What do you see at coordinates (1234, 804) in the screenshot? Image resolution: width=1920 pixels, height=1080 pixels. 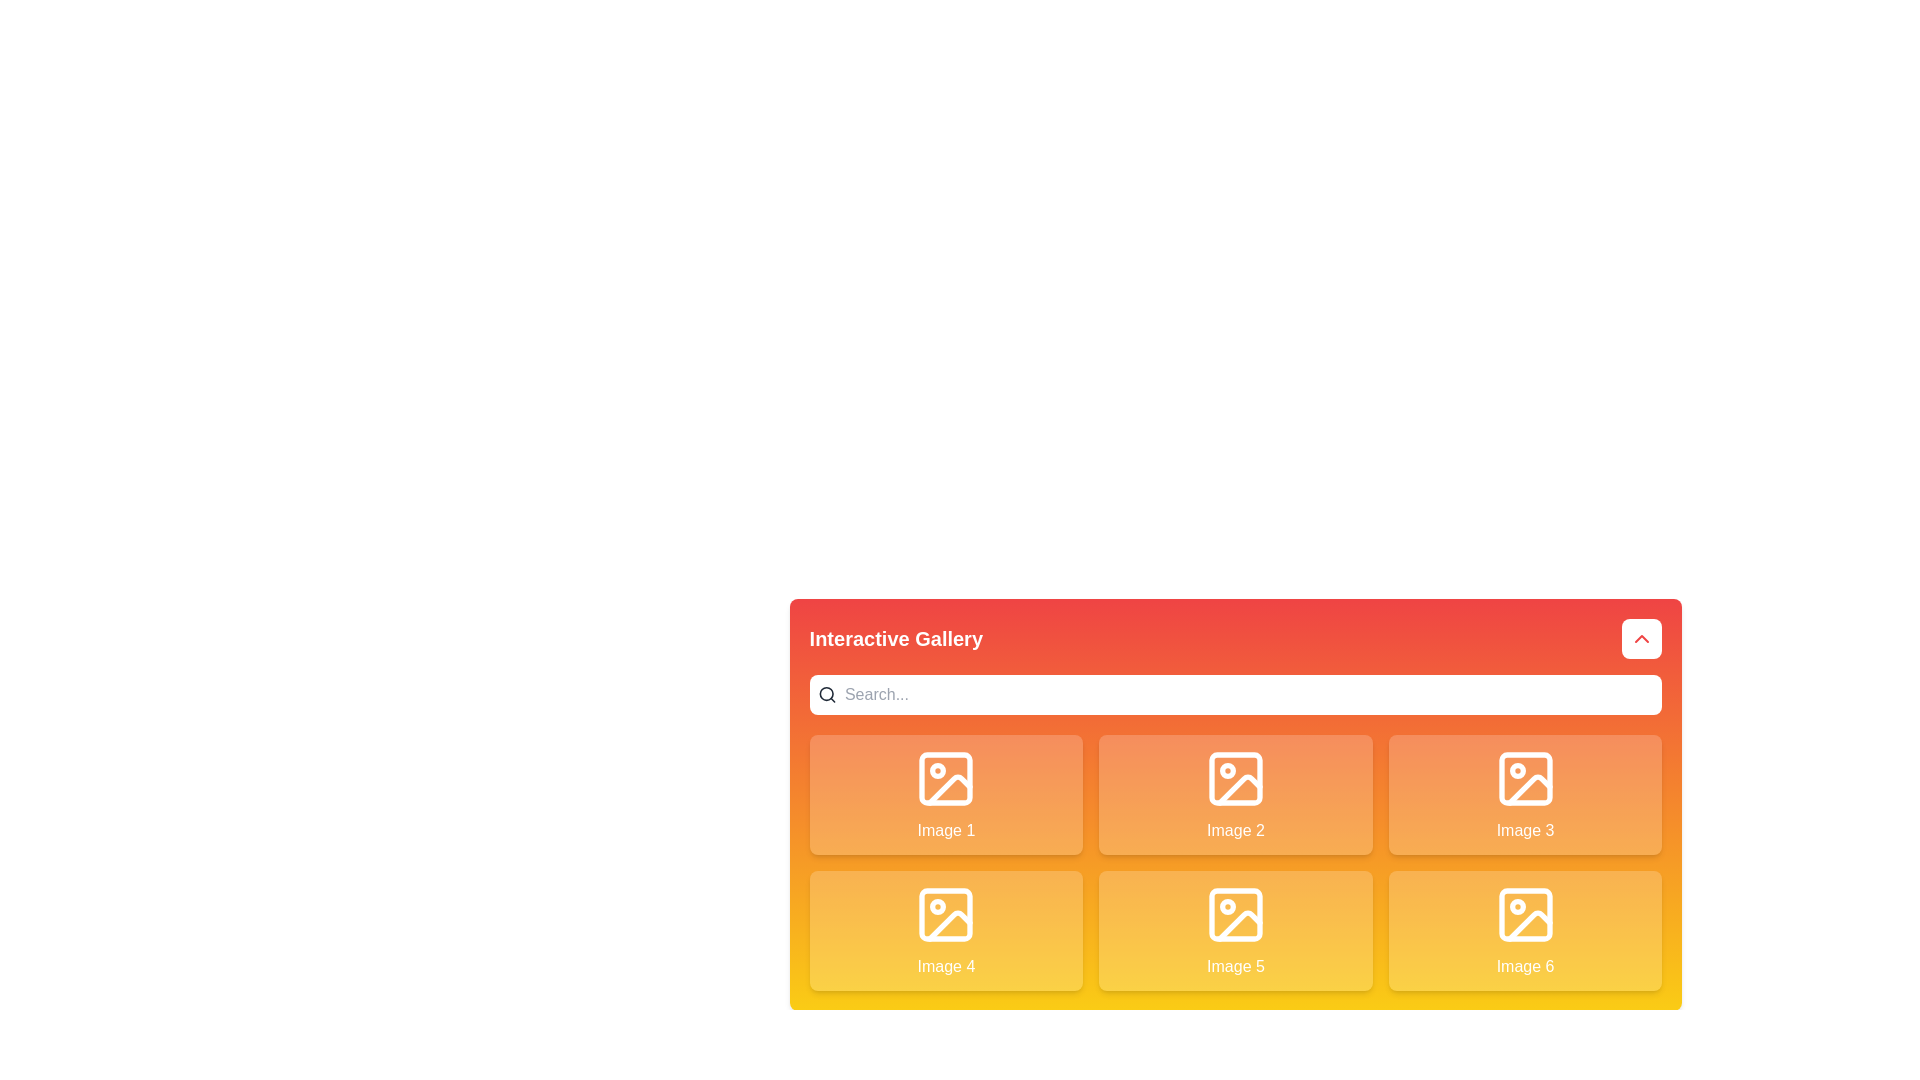 I see `the card titled 'Image 2' in the second column of the first row of the grid in the 'Interactive Gallery'` at bounding box center [1234, 804].